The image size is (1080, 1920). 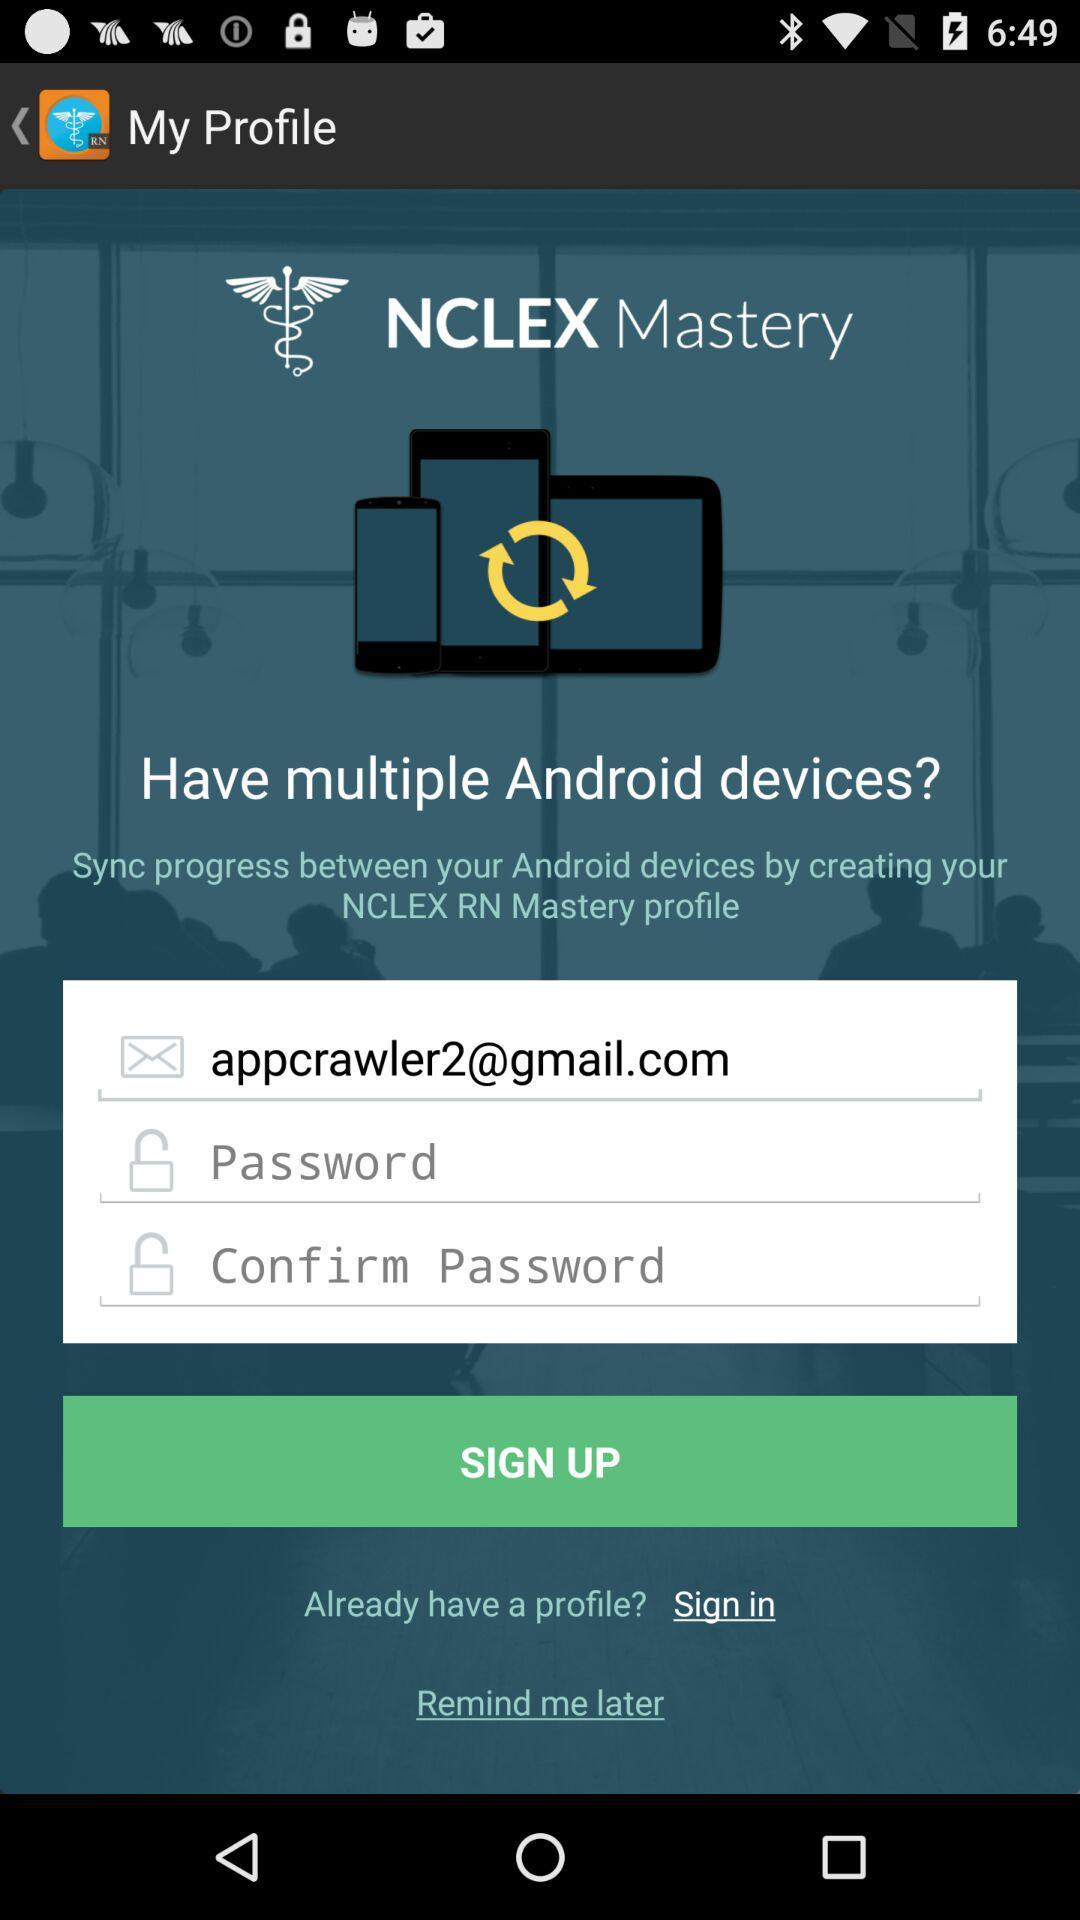 I want to click on confirm password, so click(x=540, y=1264).